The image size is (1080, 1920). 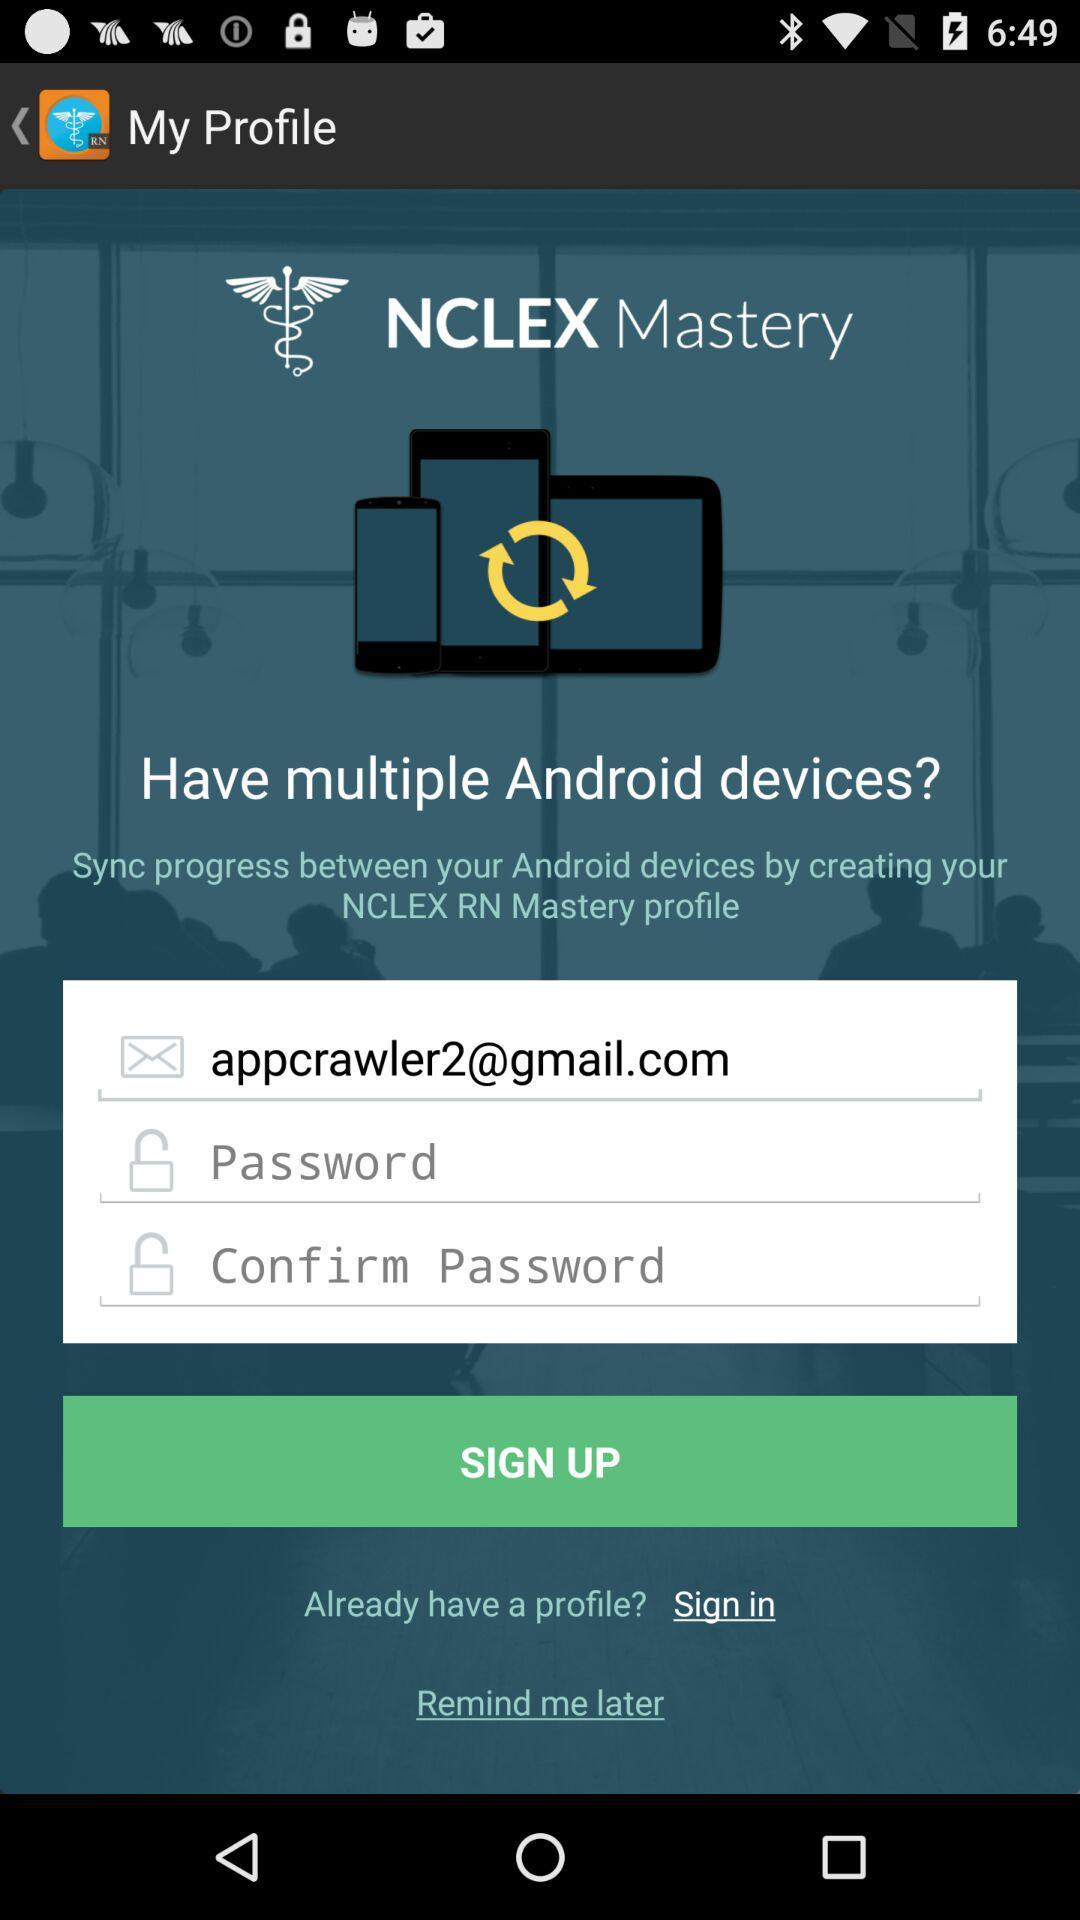 I want to click on confirm password, so click(x=540, y=1264).